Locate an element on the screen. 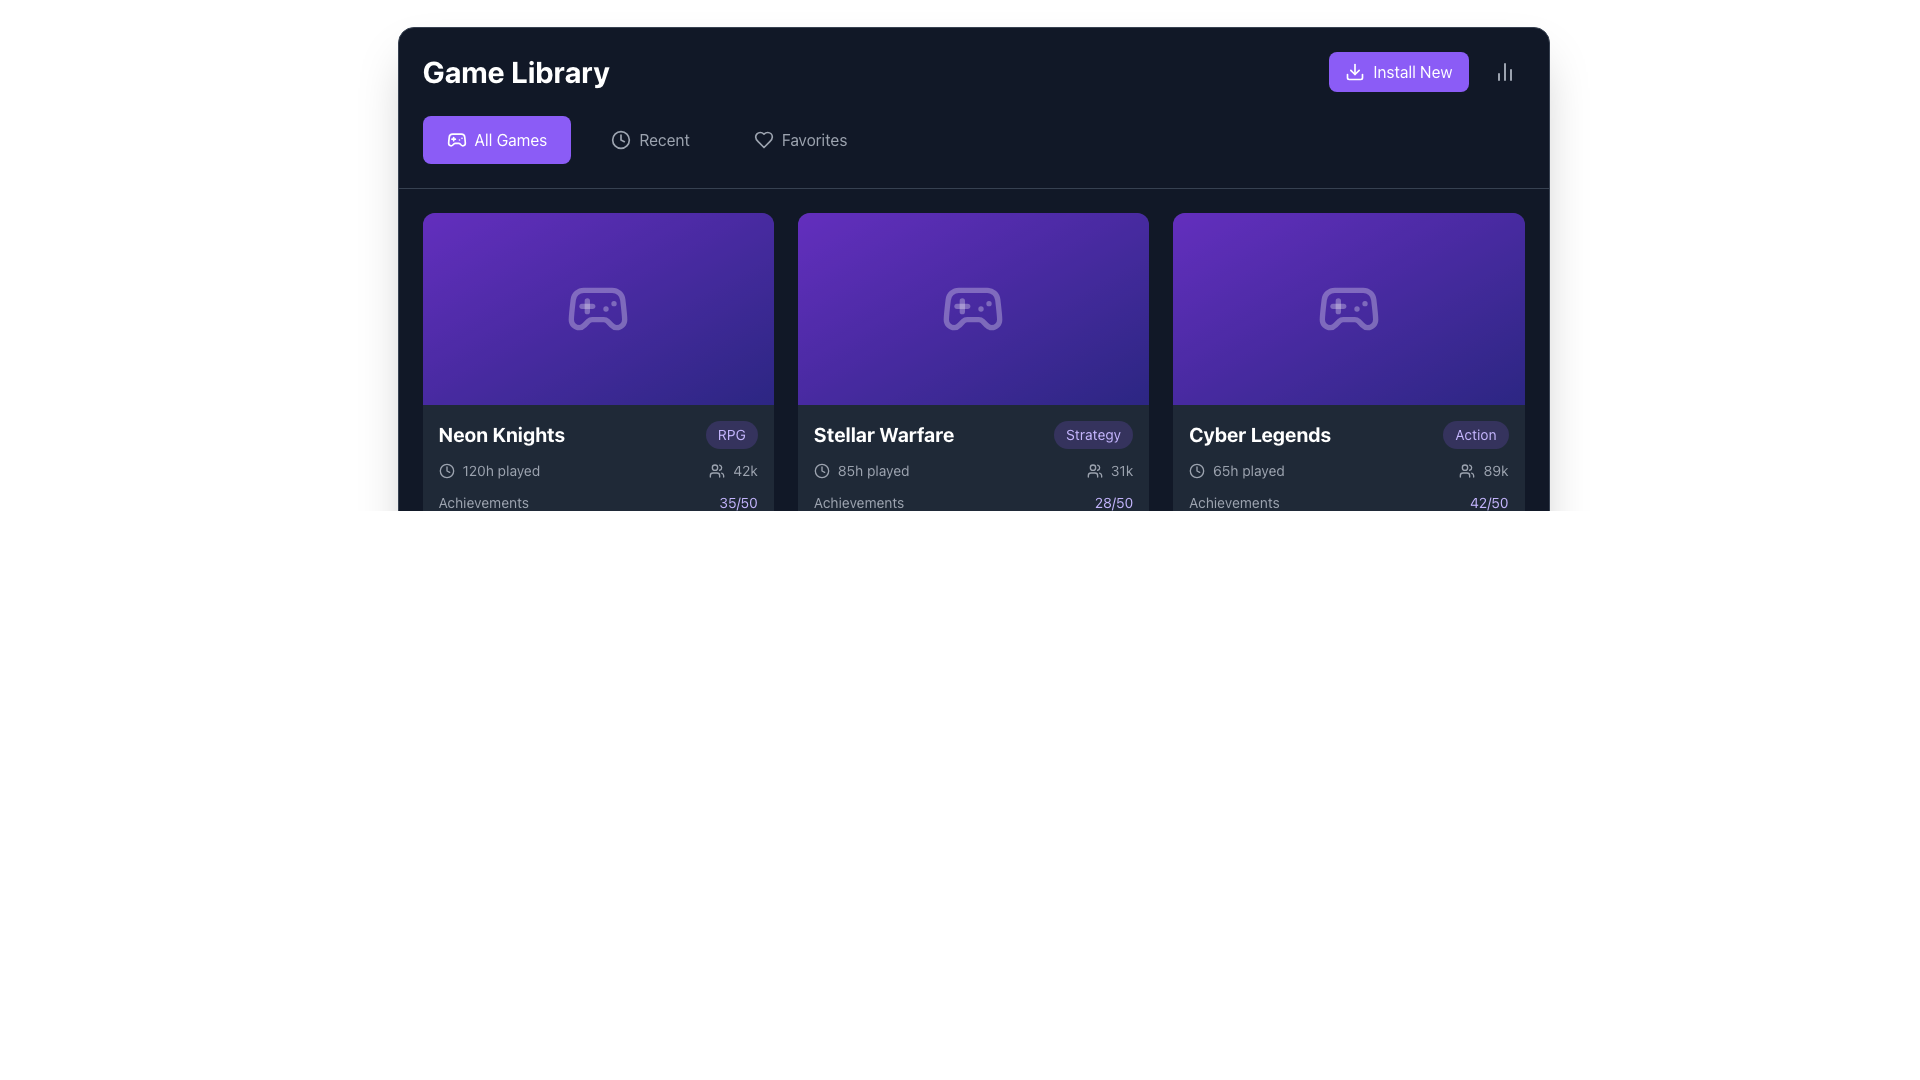 Image resolution: width=1920 pixels, height=1080 pixels. the decorative outer circle of the clock icon, which represents time played in the Game Library interface, located near the text '120h played' in the first card's meta information section is located at coordinates (821, 470).